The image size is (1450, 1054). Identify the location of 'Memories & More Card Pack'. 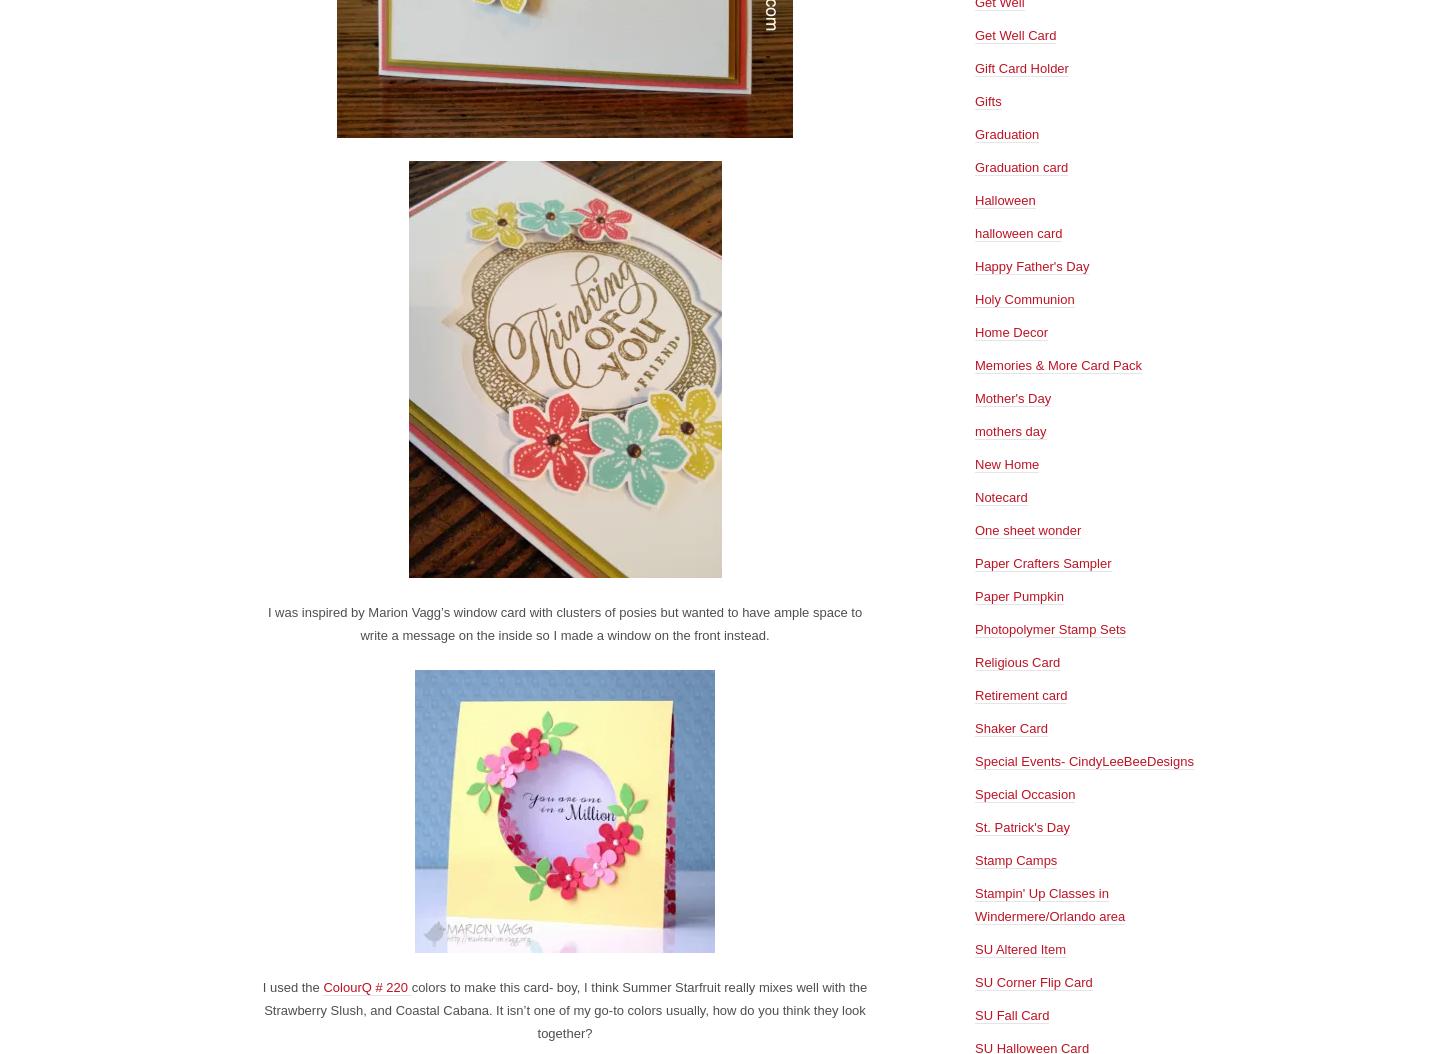
(1058, 364).